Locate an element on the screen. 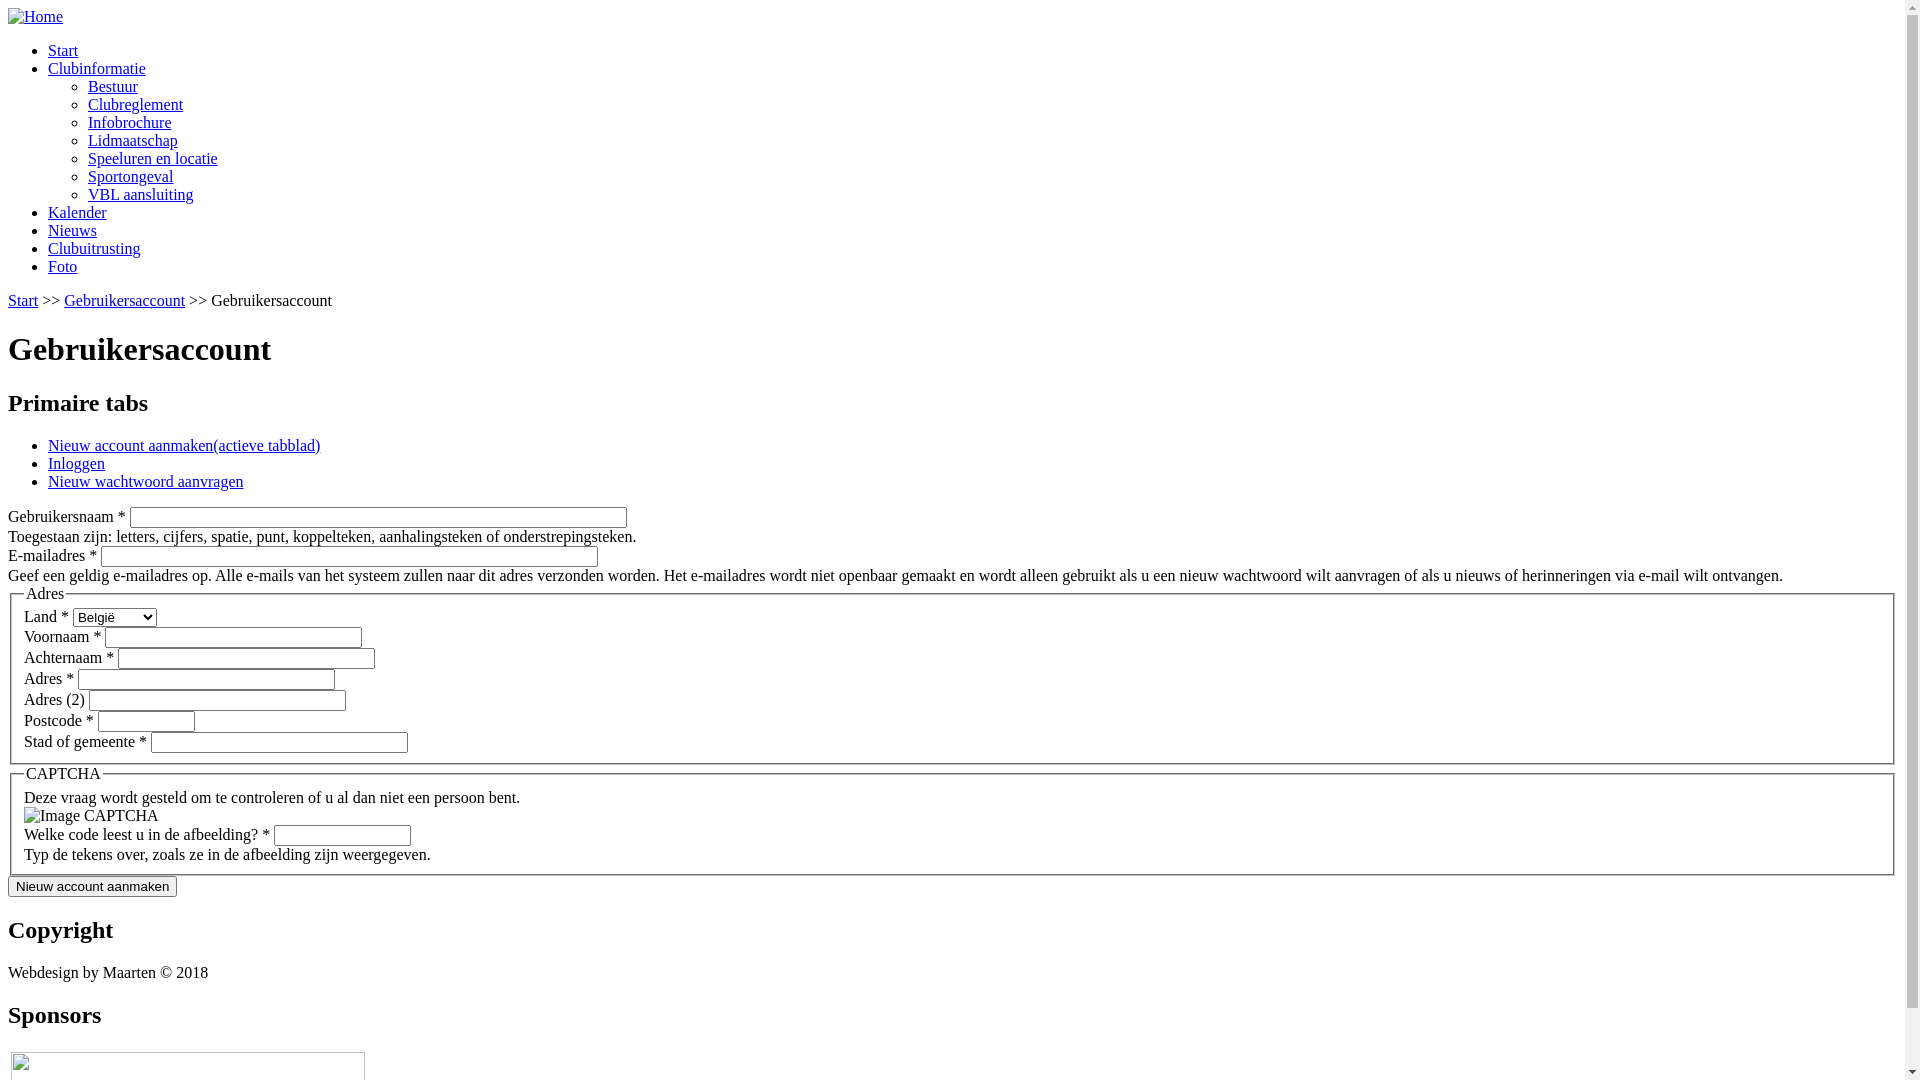  'Speeluren en locatie' is located at coordinates (152, 157).